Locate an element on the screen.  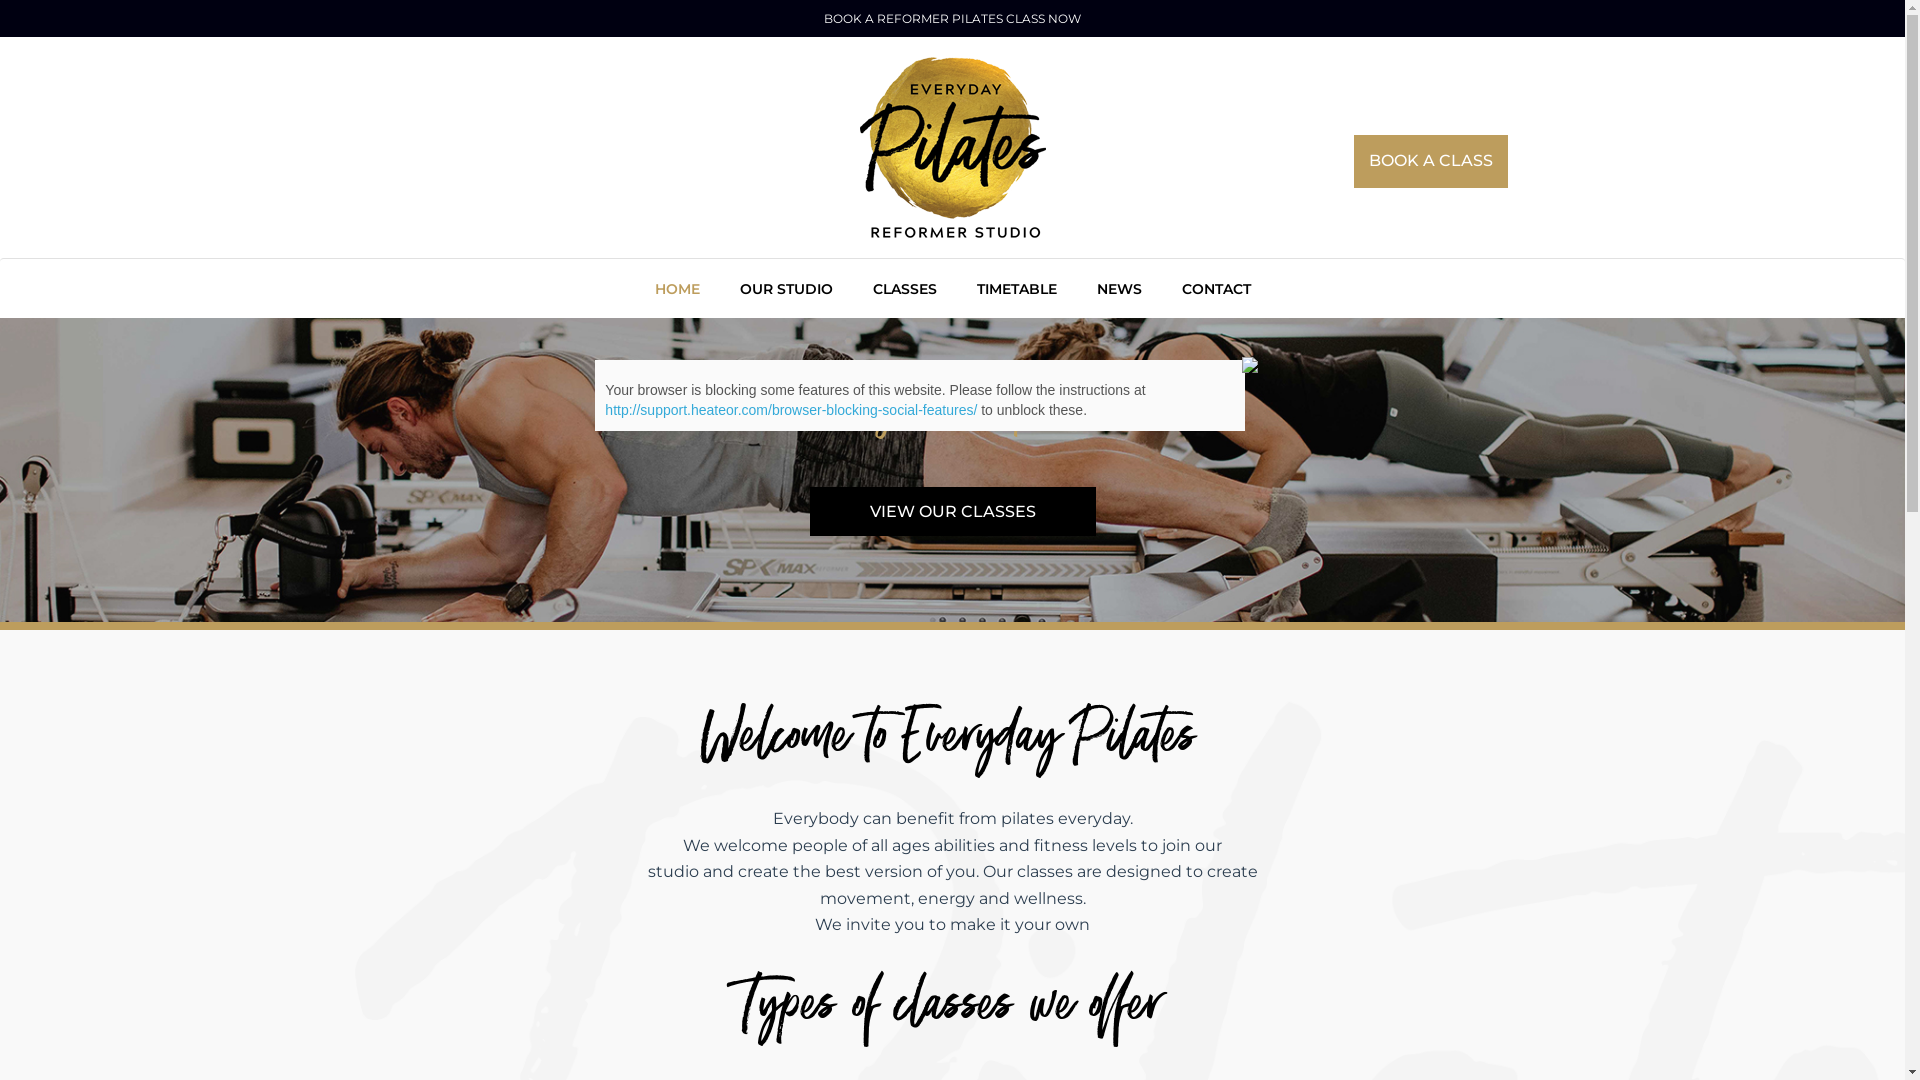
'CONTACT' is located at coordinates (1215, 285).